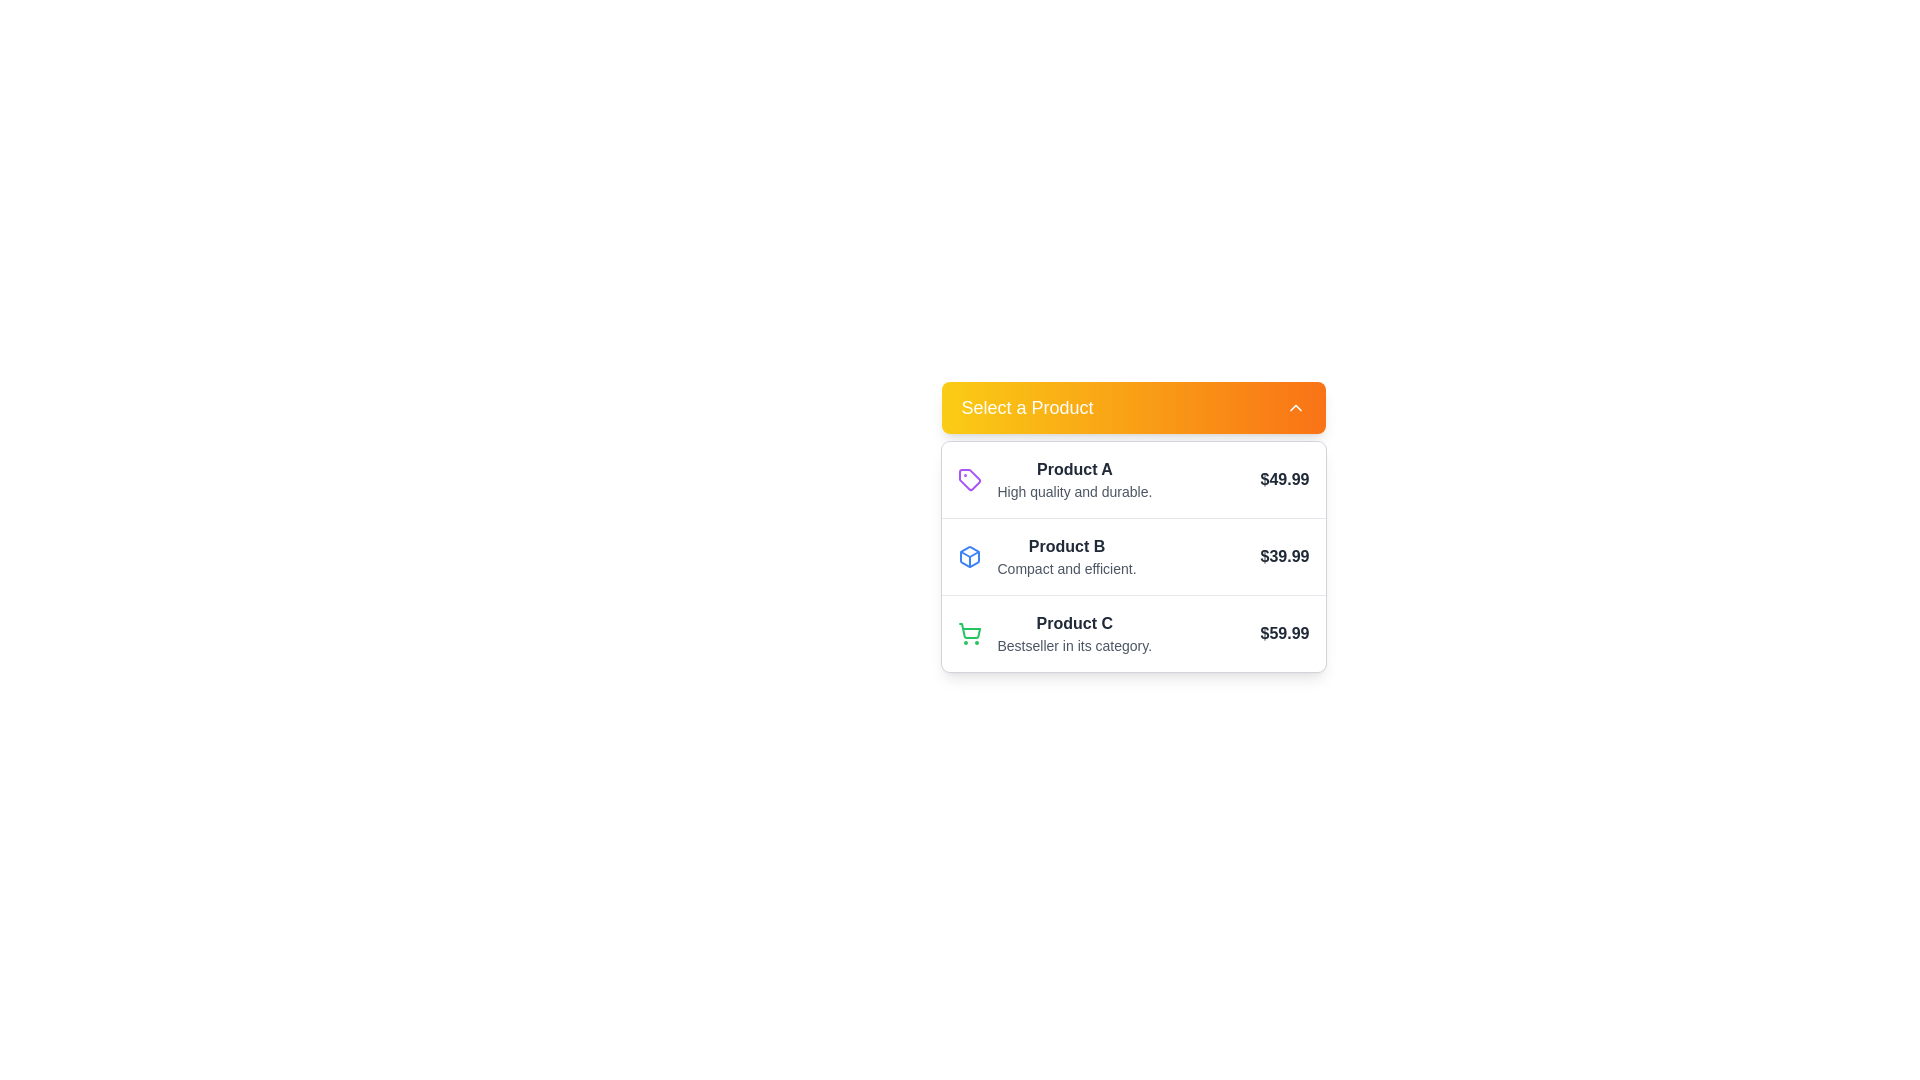 Image resolution: width=1920 pixels, height=1080 pixels. What do you see at coordinates (969, 556) in the screenshot?
I see `the 3D cube icon styled in blue` at bounding box center [969, 556].